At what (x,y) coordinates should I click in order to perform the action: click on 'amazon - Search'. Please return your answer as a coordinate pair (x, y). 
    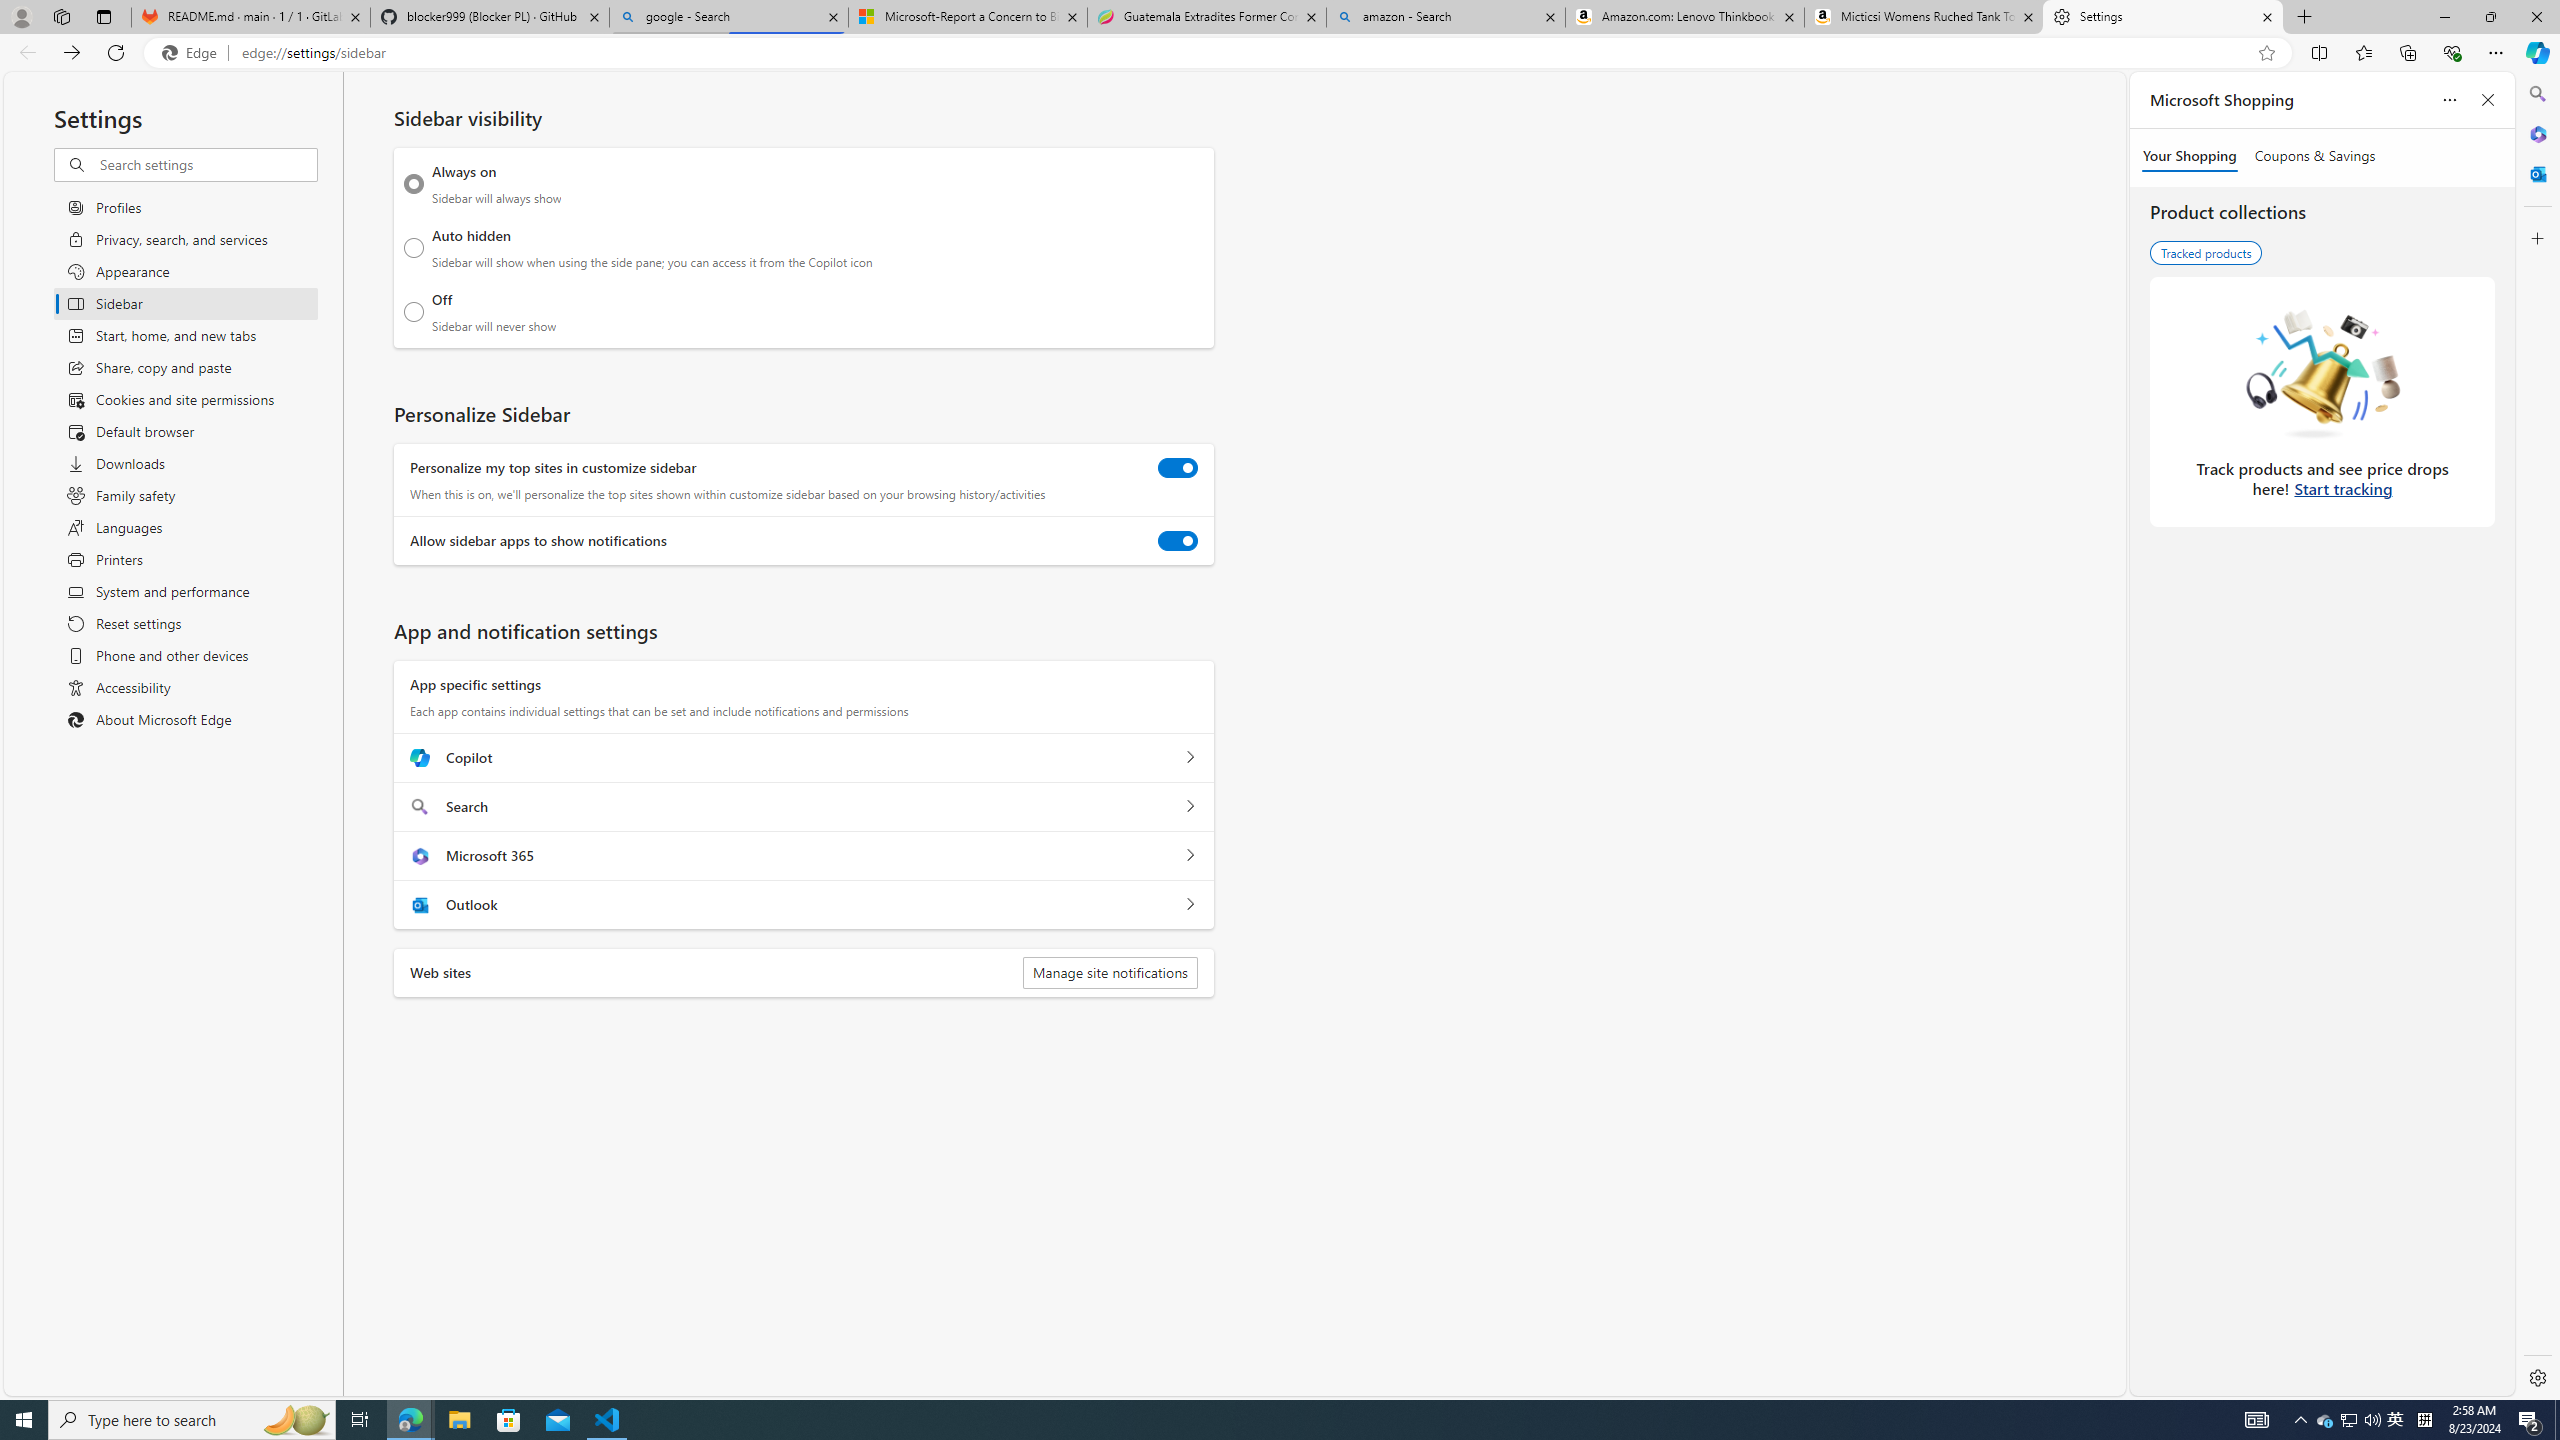
    Looking at the image, I should click on (1446, 16).